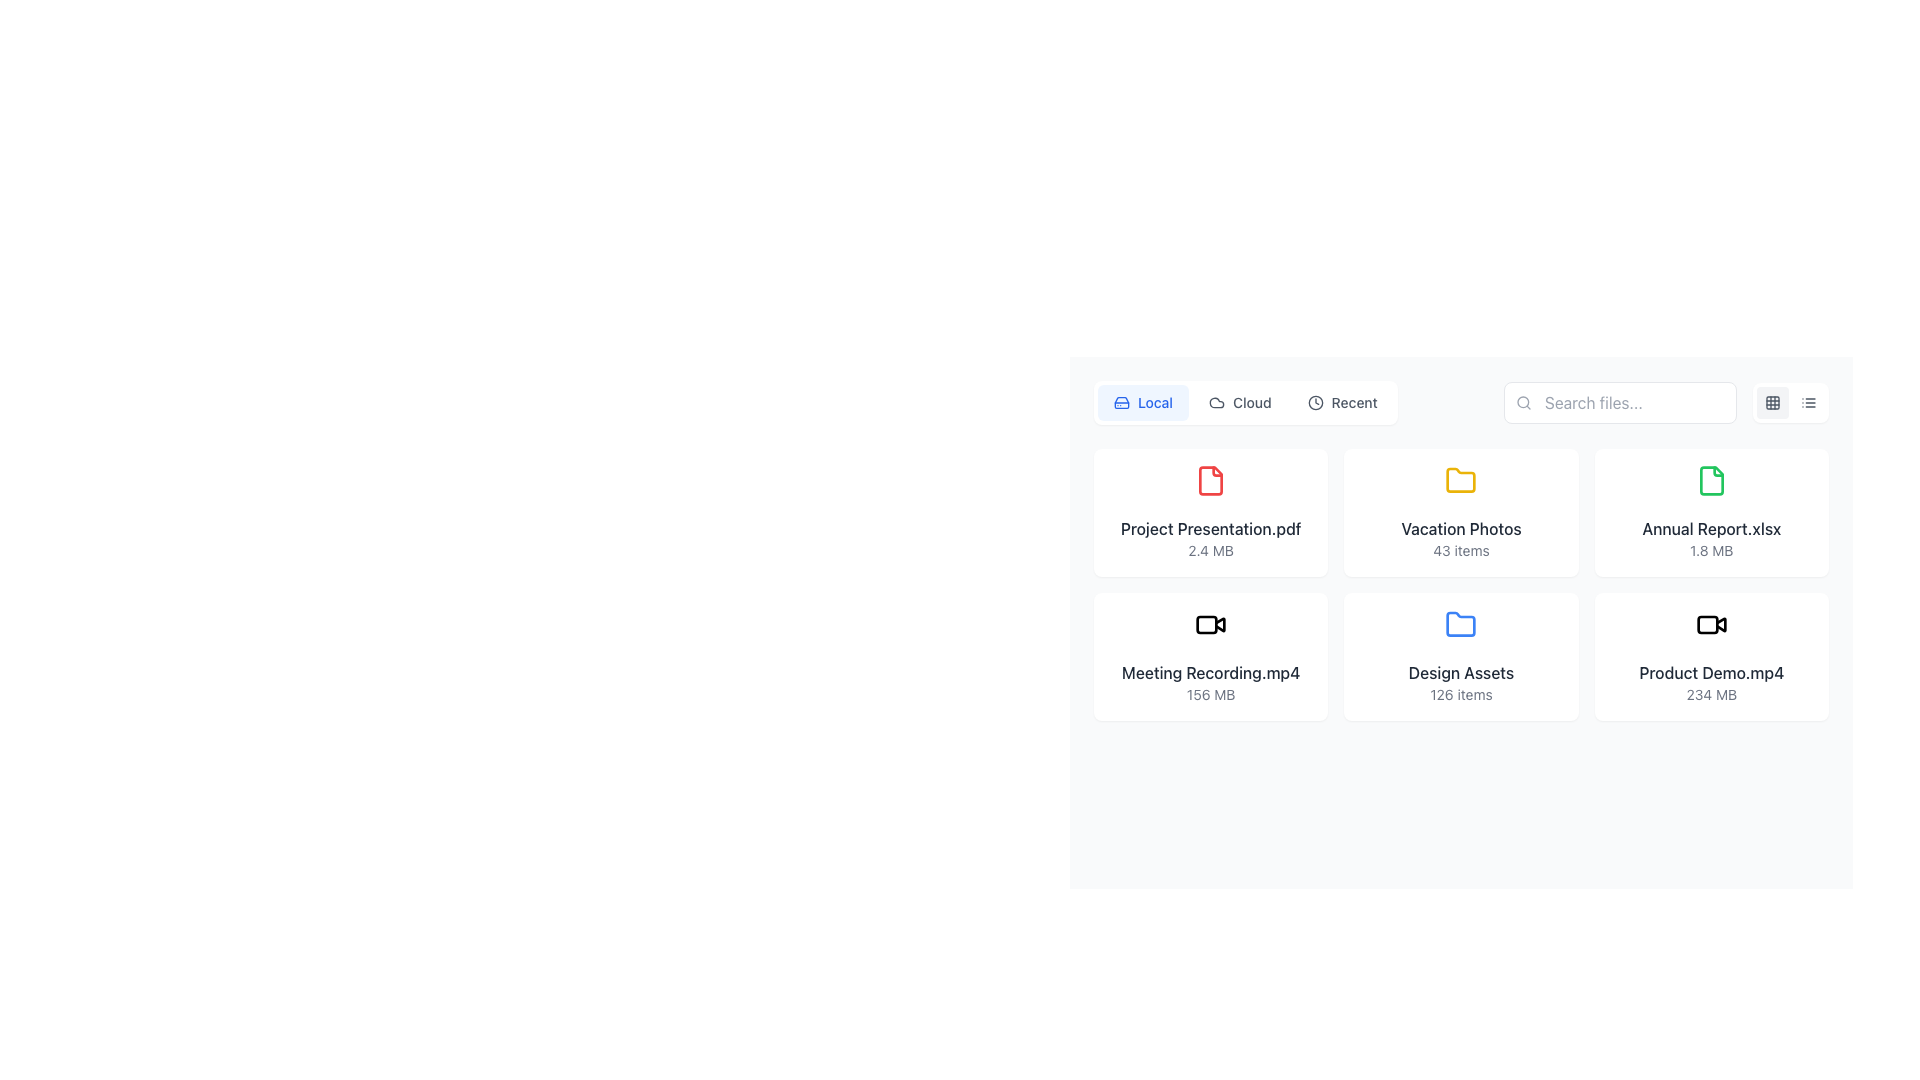 The height and width of the screenshot is (1080, 1920). What do you see at coordinates (1461, 623) in the screenshot?
I see `the blue folder icon located in the 'Design Assets' section to interact with it` at bounding box center [1461, 623].